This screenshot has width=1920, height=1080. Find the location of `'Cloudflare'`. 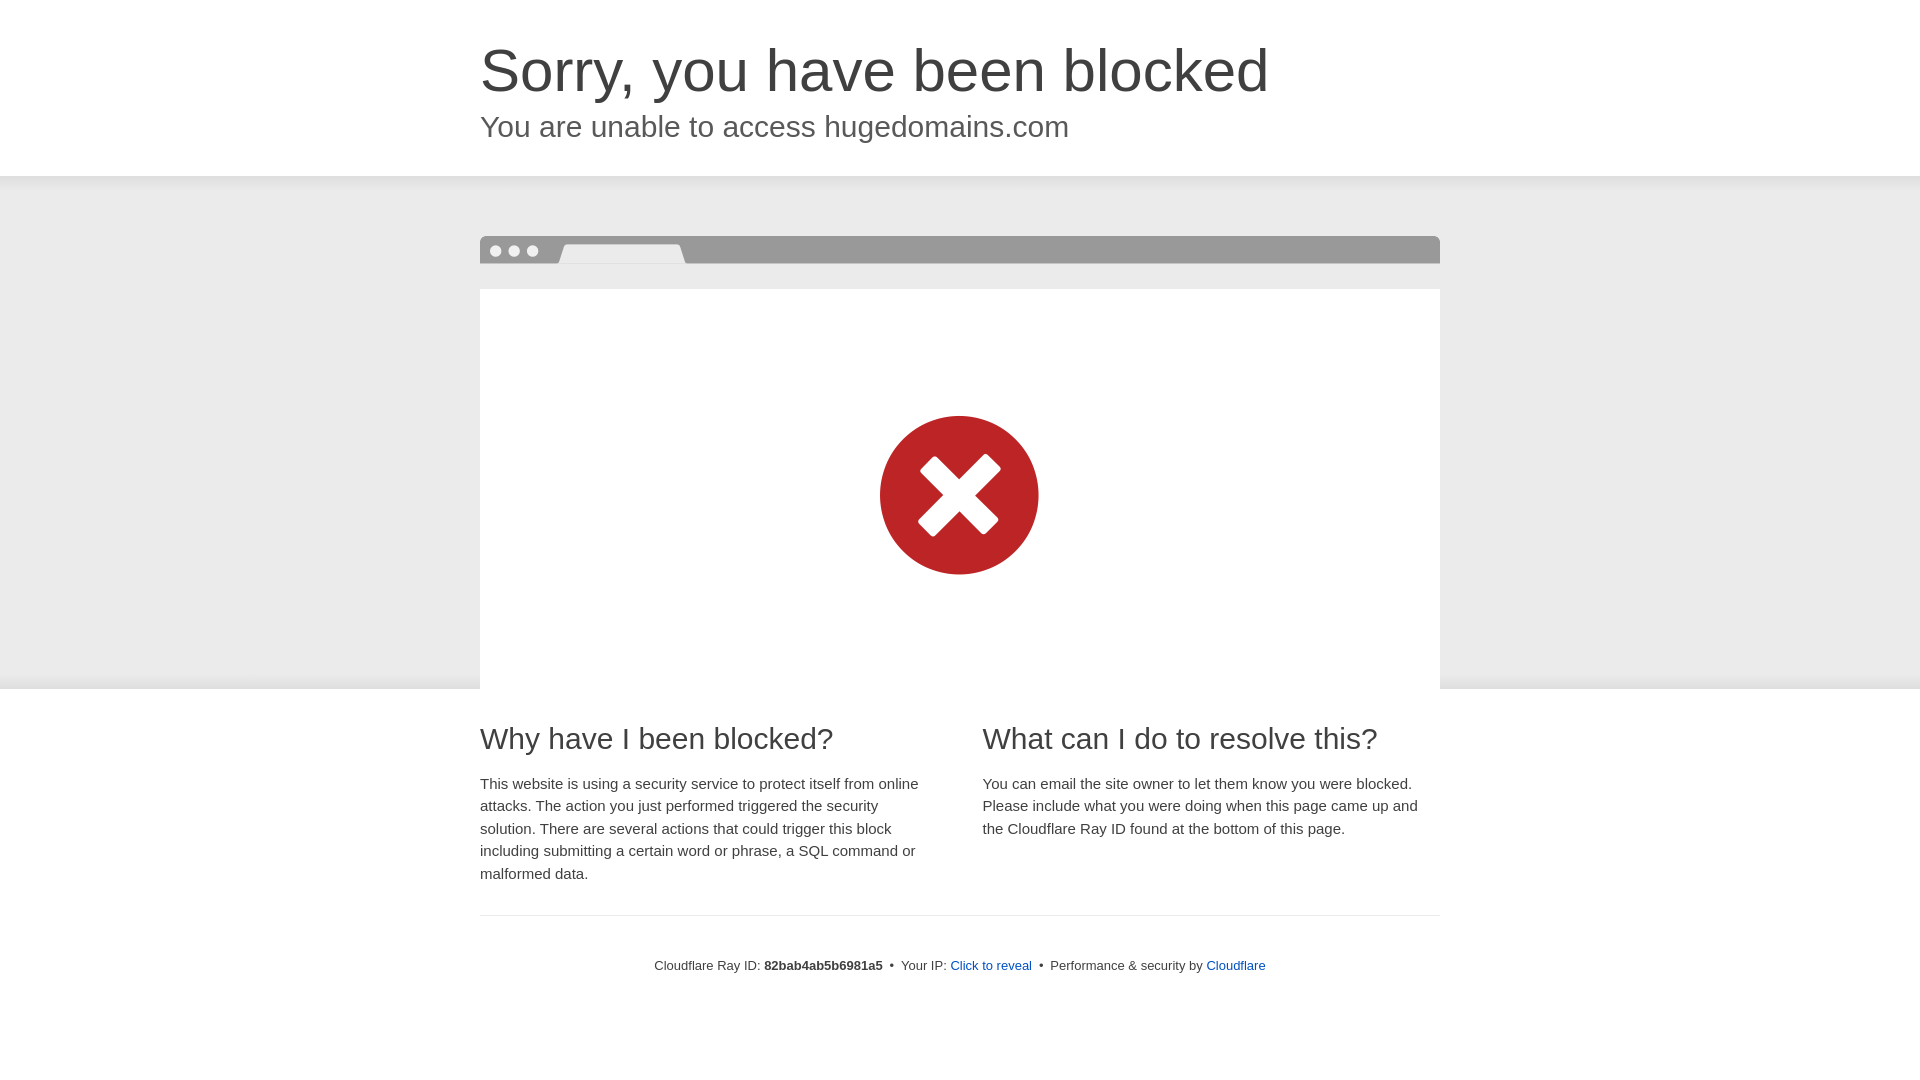

'Cloudflare' is located at coordinates (1204, 964).